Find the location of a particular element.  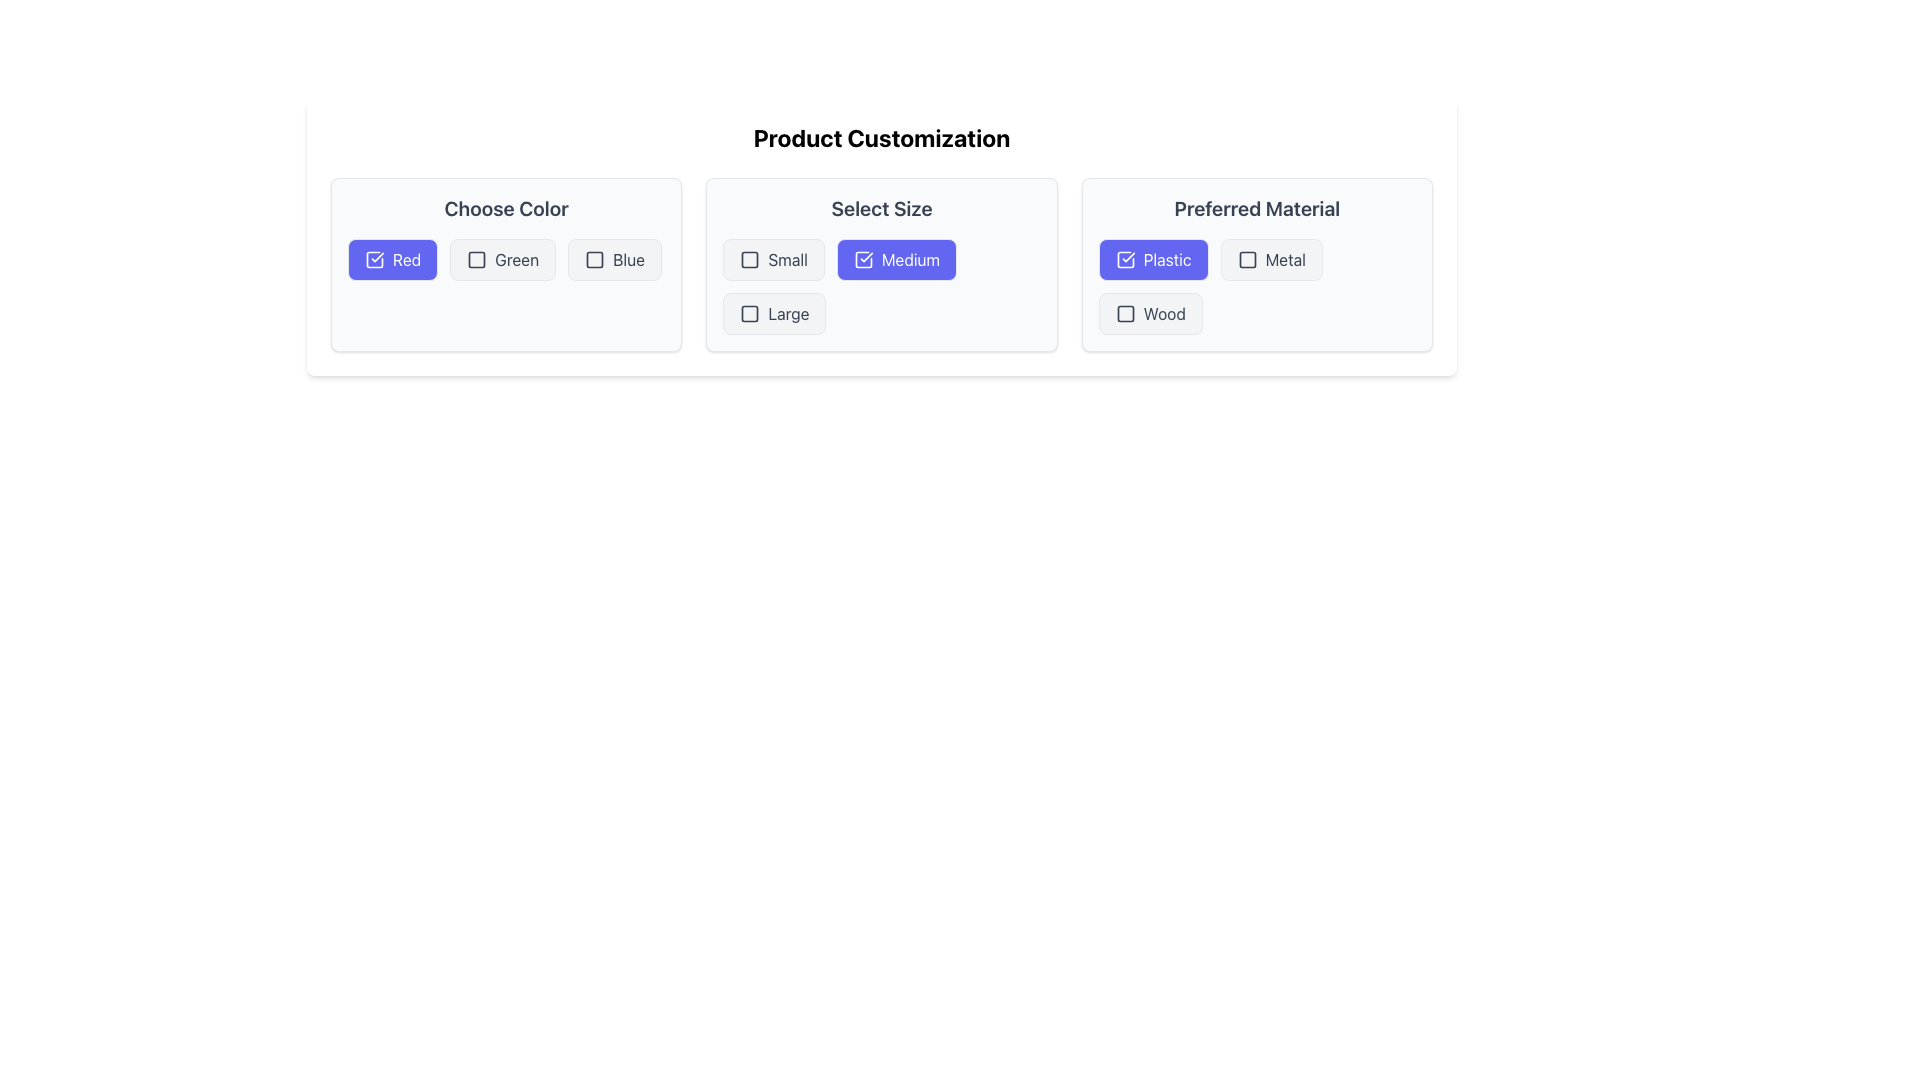

the checkbox located within the 'Large' option button in the 'Select Size' section, which is represented as a square outline with rounded corners and no fill, styled with a thin border line is located at coordinates (749, 313).